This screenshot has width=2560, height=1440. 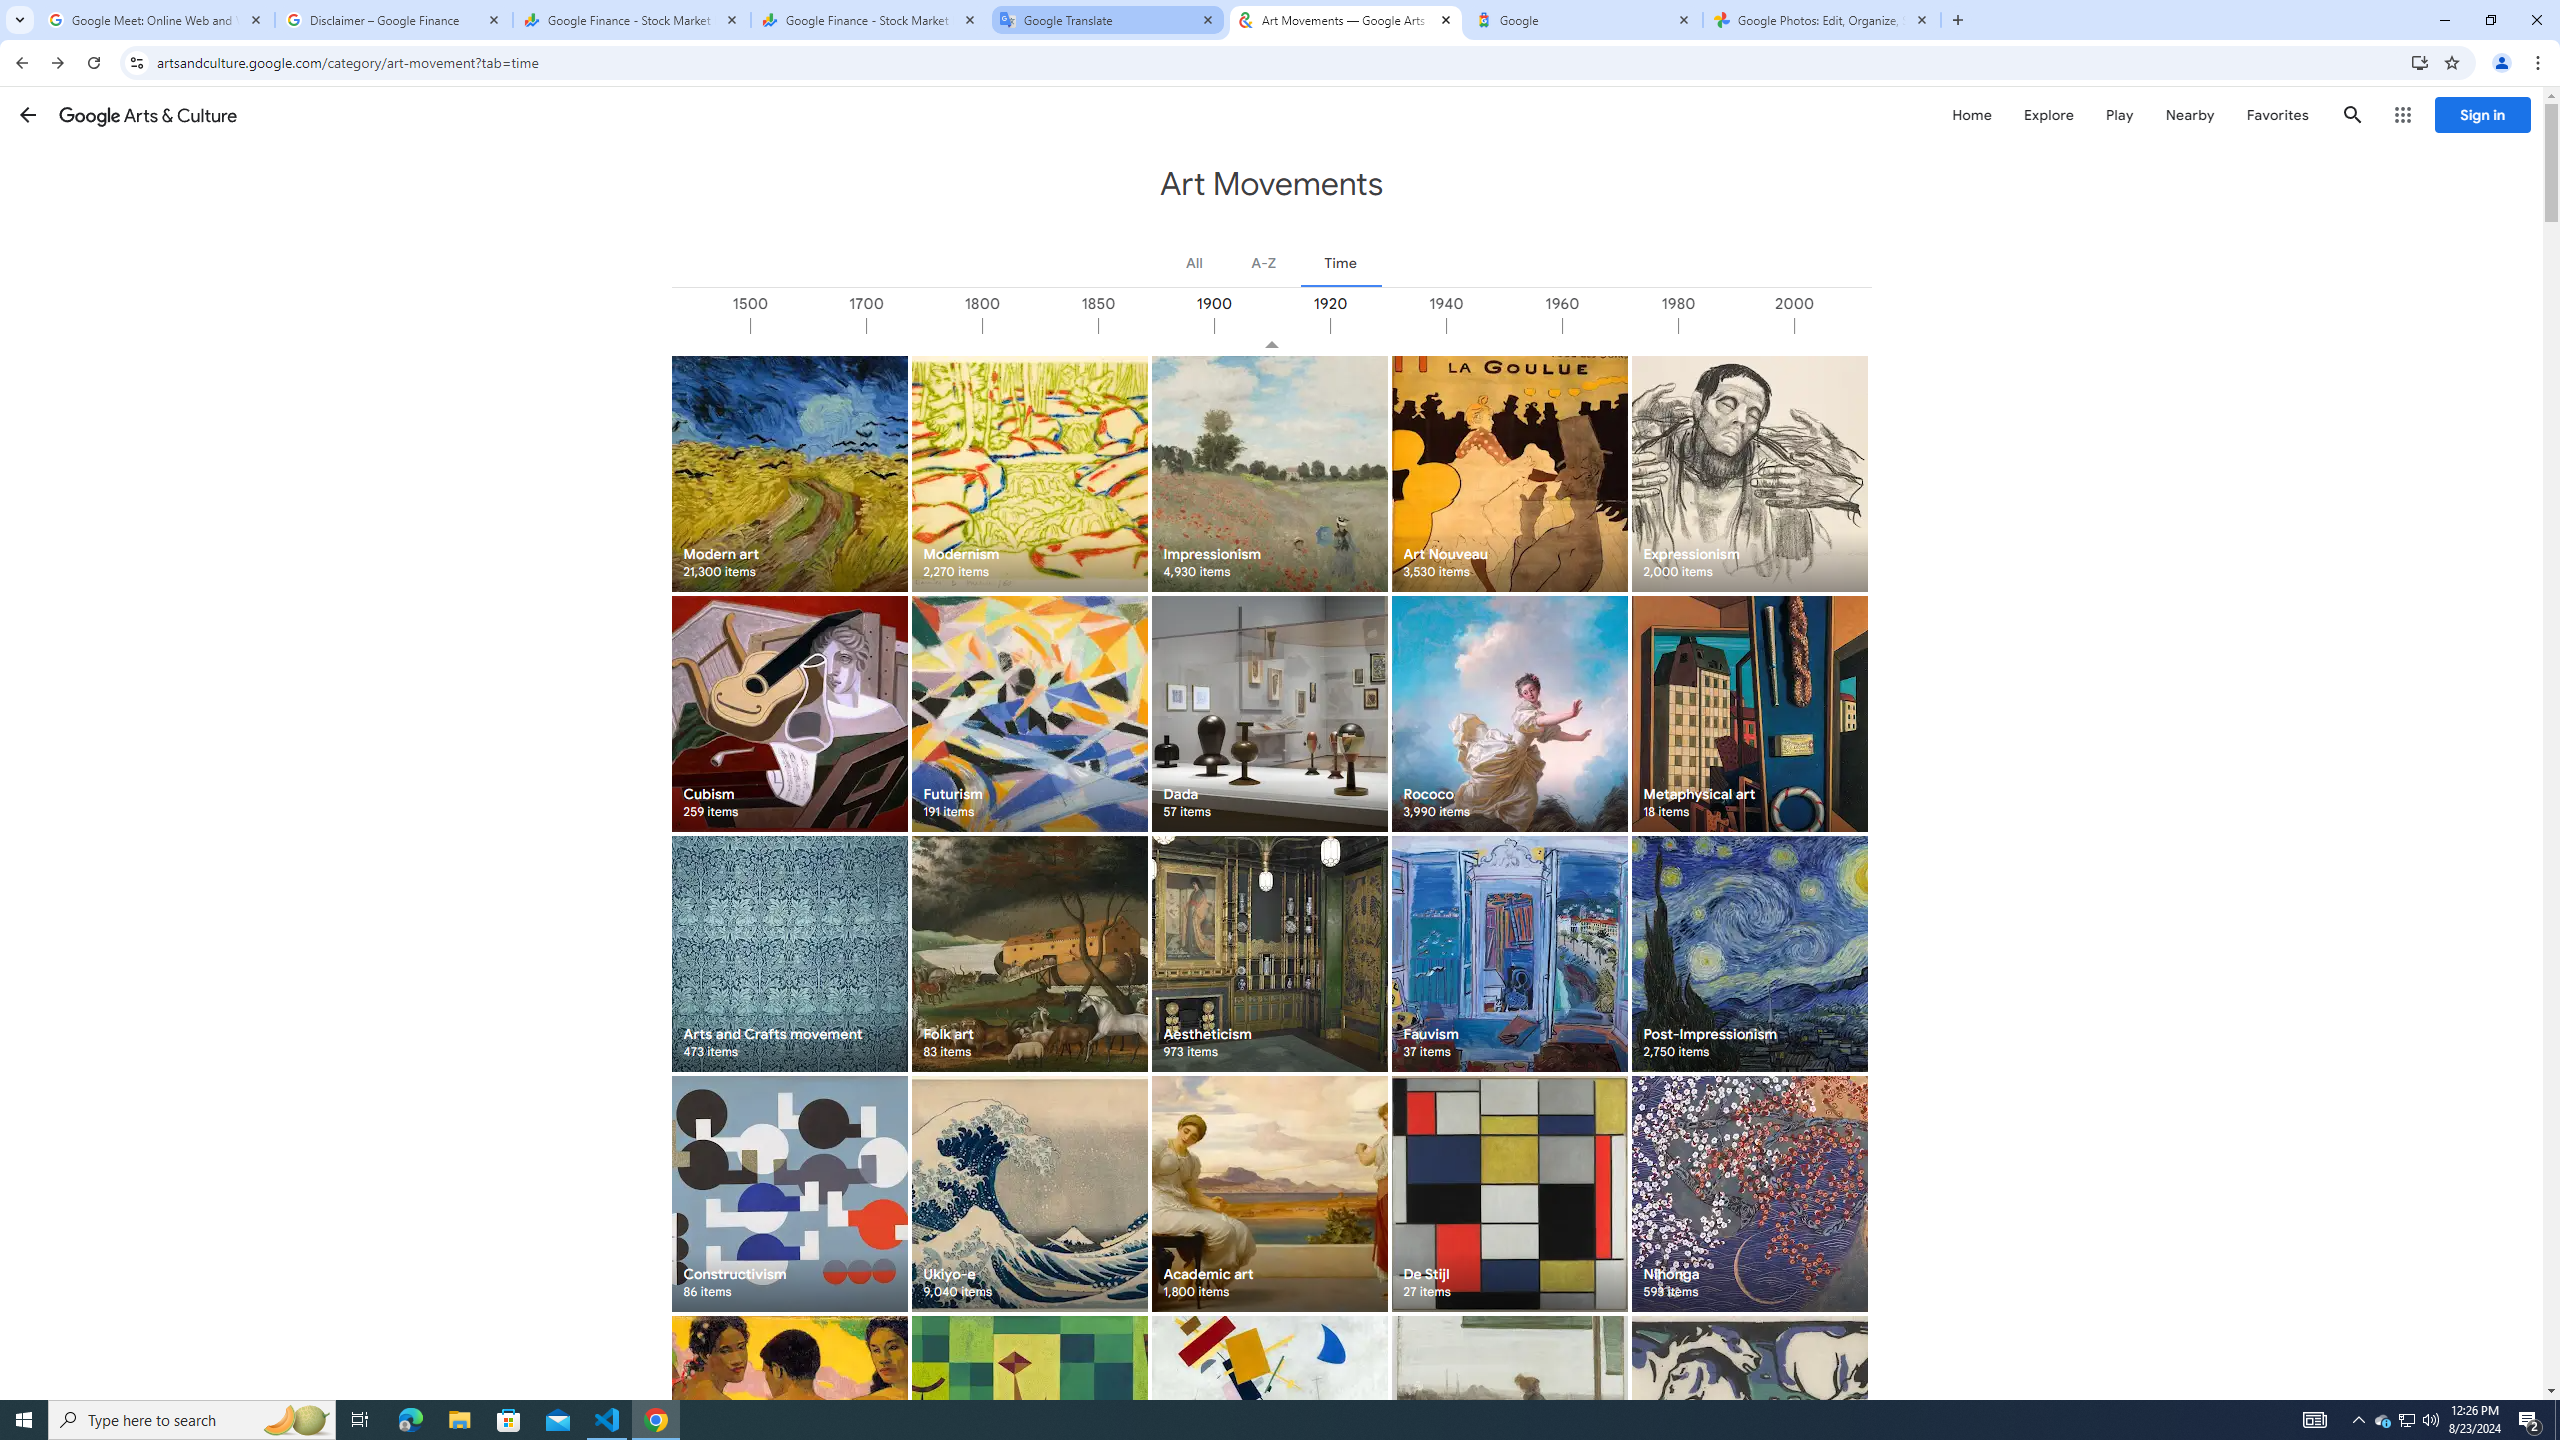 What do you see at coordinates (1271, 325) in the screenshot?
I see `'1900'` at bounding box center [1271, 325].